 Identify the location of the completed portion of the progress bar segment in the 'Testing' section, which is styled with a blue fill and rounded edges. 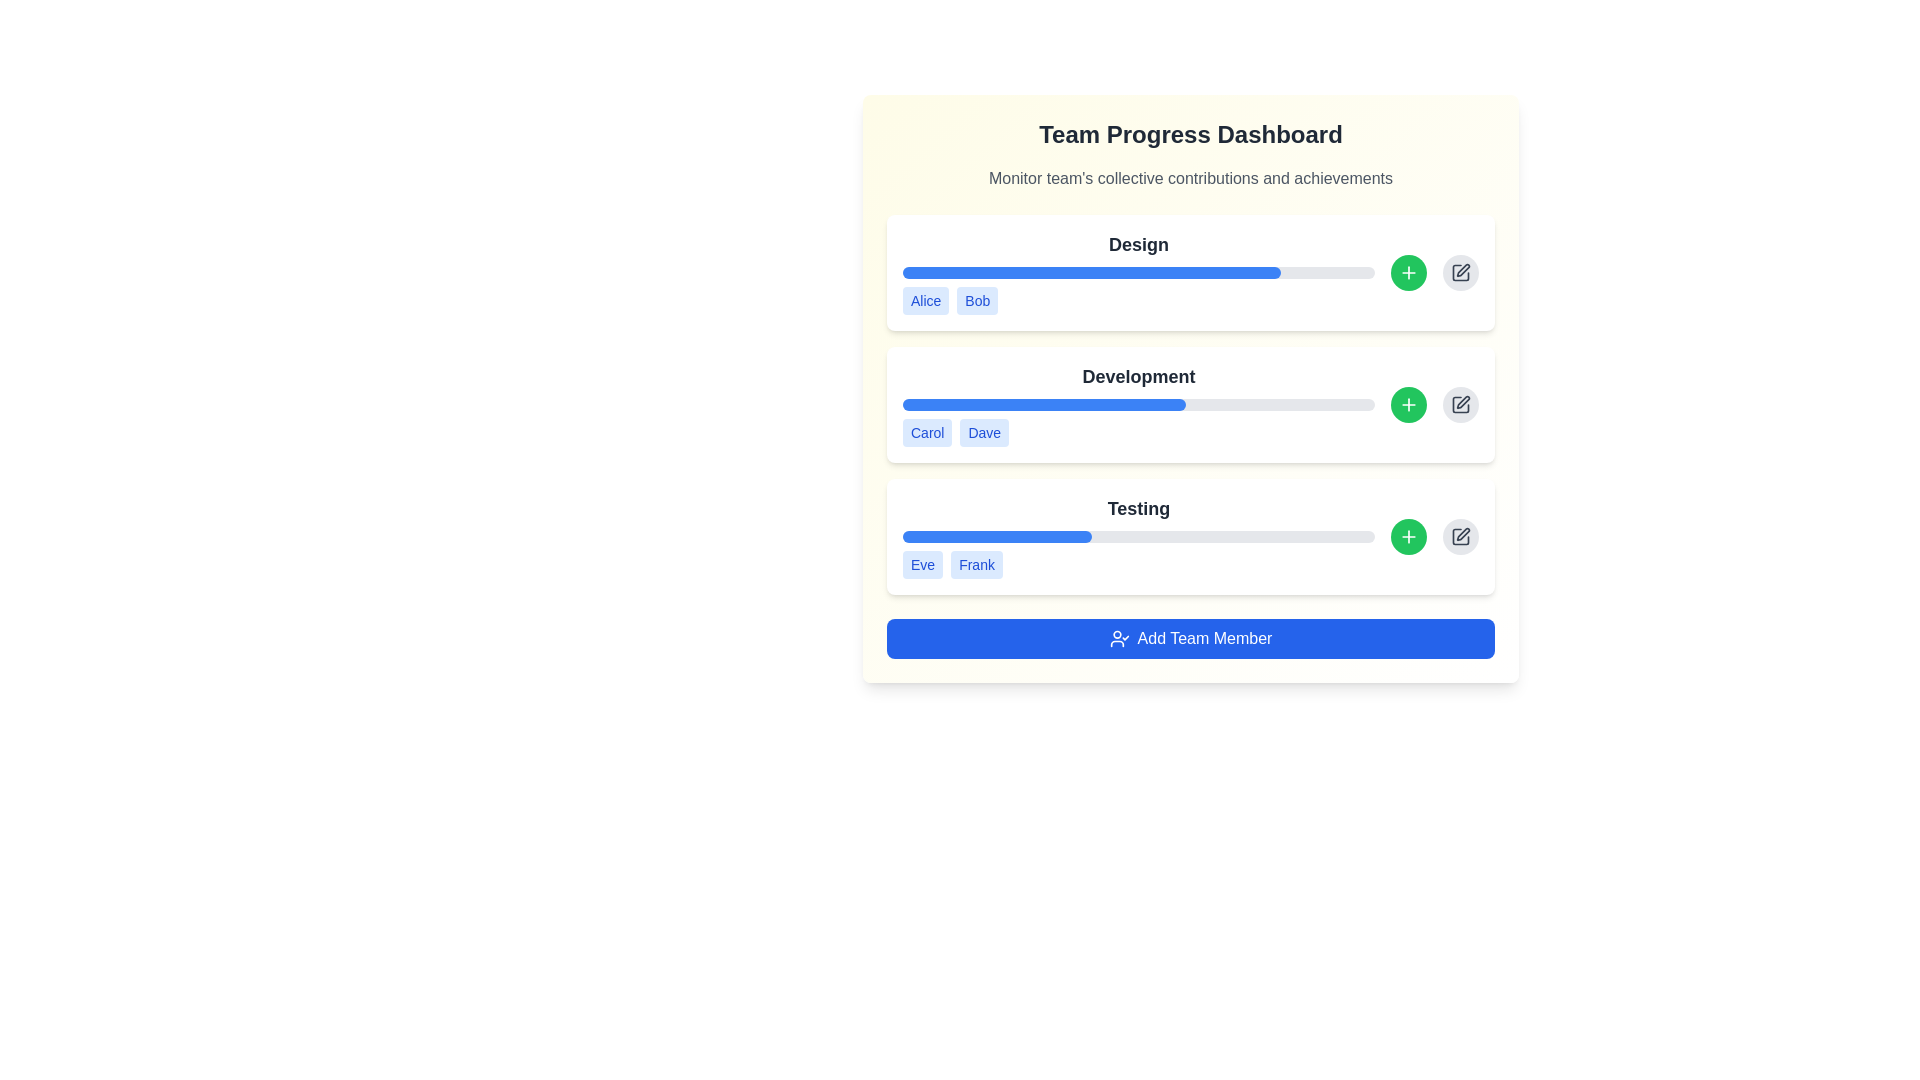
(997, 535).